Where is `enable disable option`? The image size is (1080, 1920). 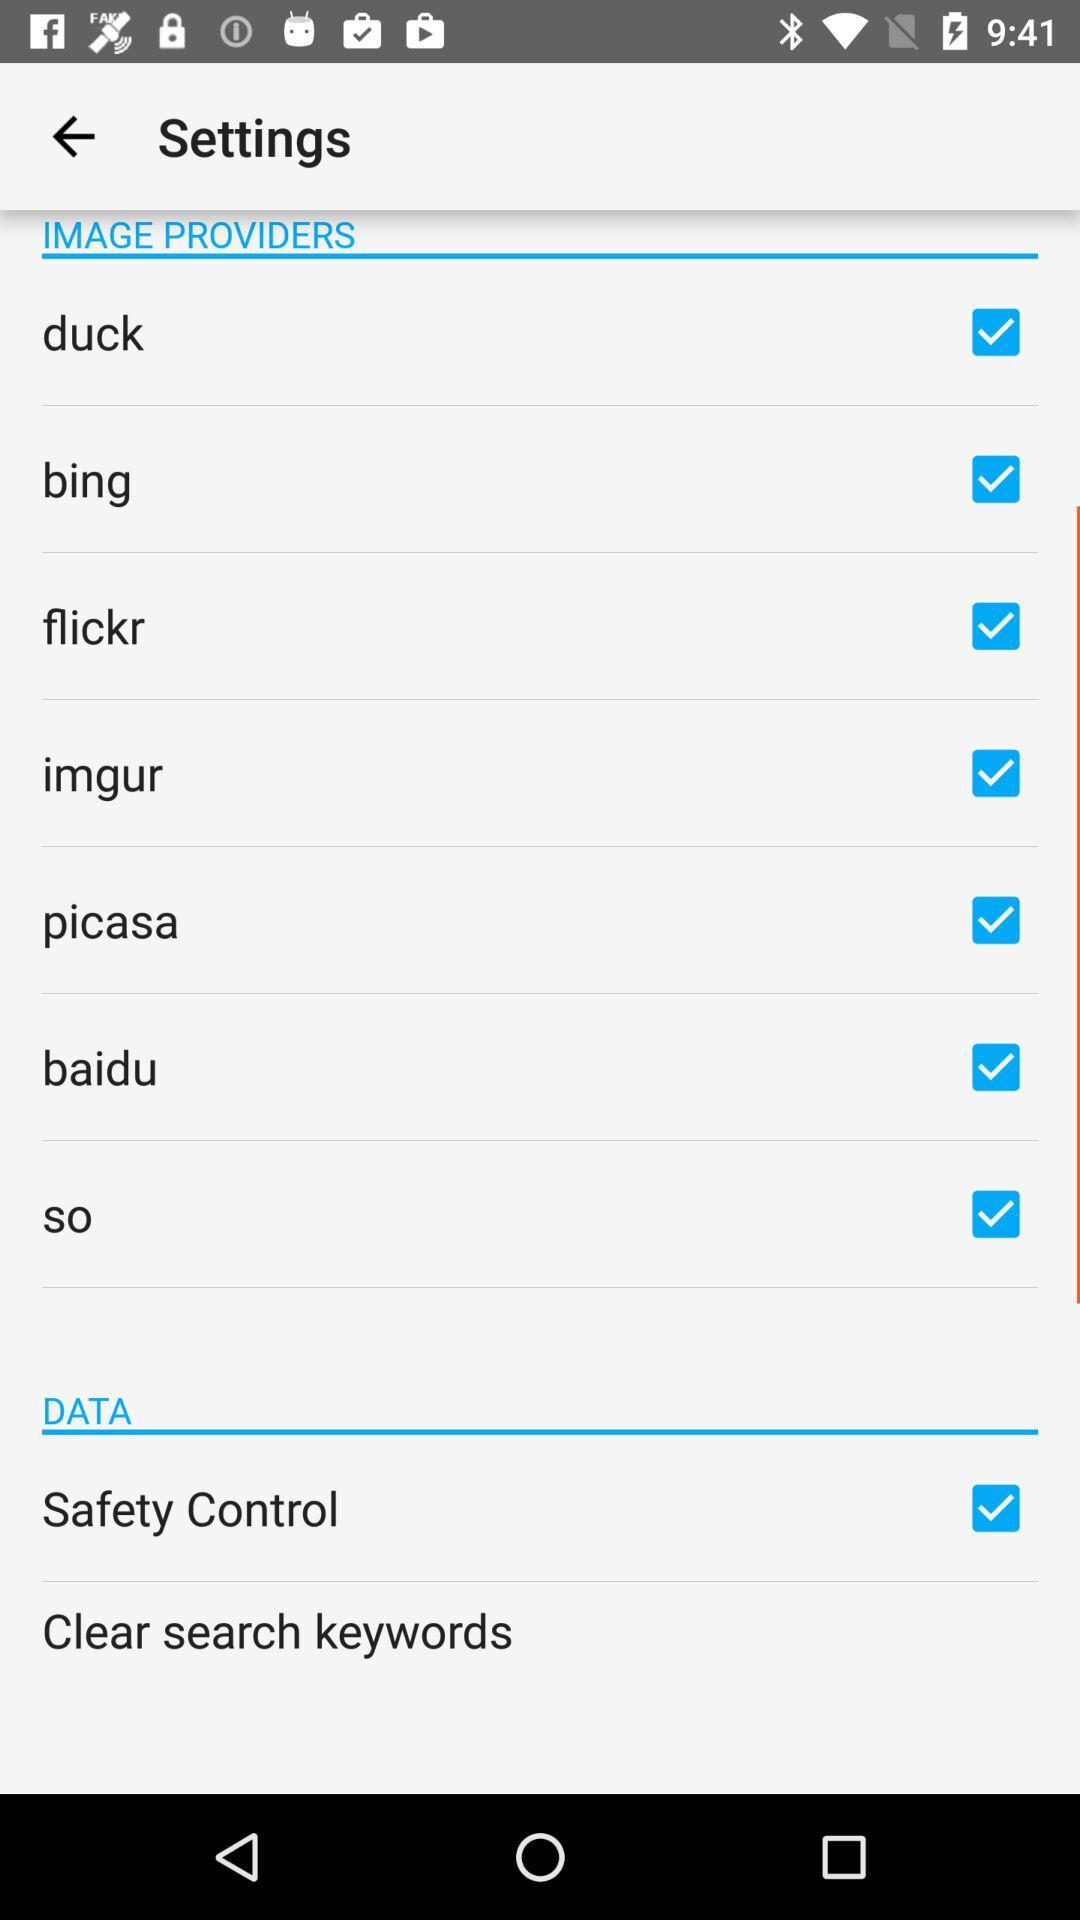
enable disable option is located at coordinates (995, 624).